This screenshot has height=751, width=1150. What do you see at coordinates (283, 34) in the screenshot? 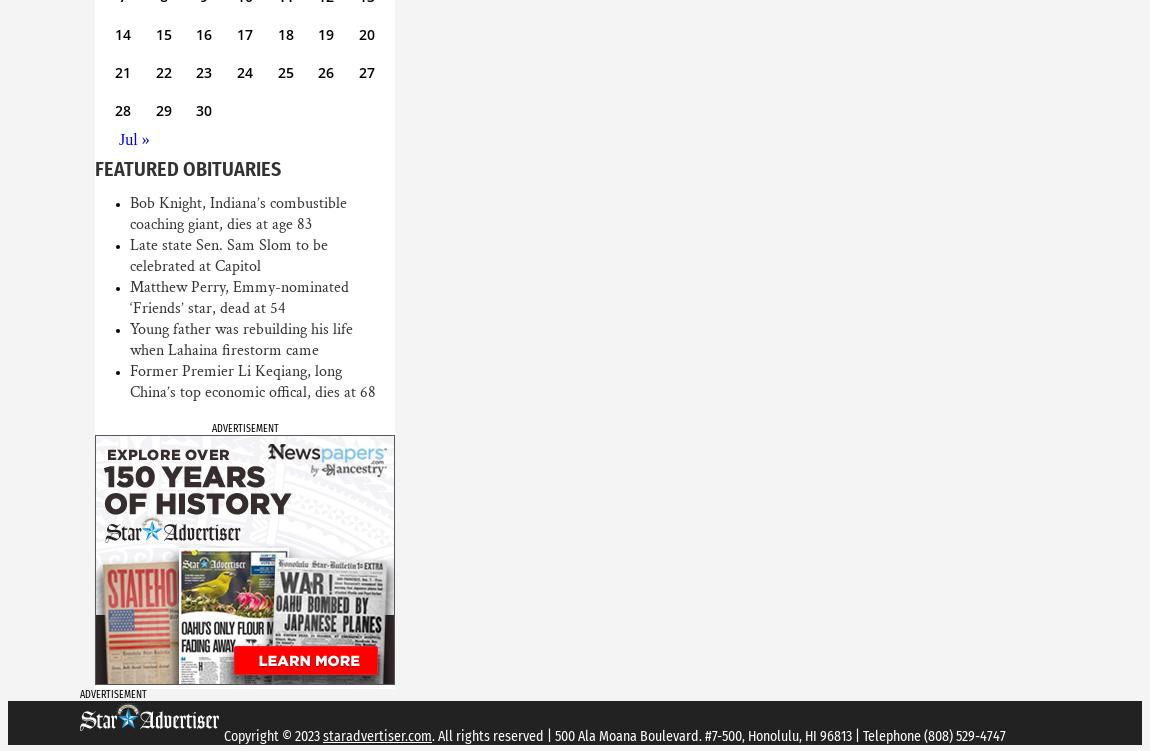
I see `'18'` at bounding box center [283, 34].